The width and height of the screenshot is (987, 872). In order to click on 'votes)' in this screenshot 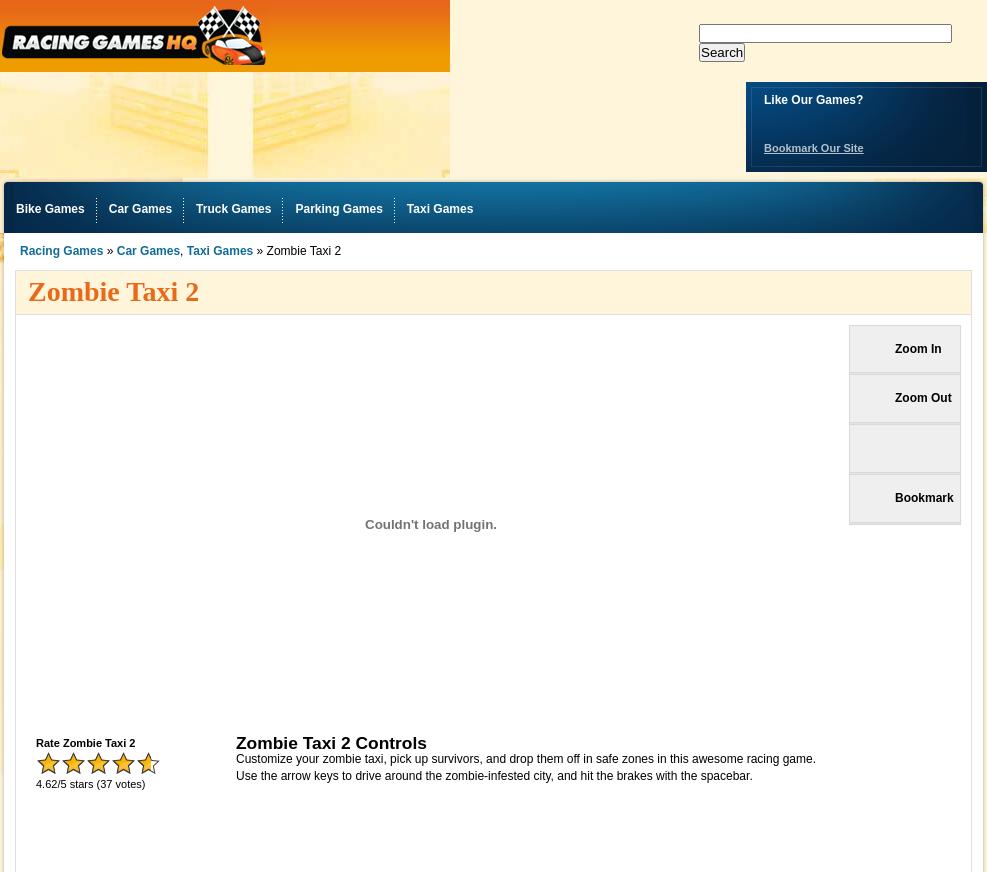, I will do `click(128, 784)`.